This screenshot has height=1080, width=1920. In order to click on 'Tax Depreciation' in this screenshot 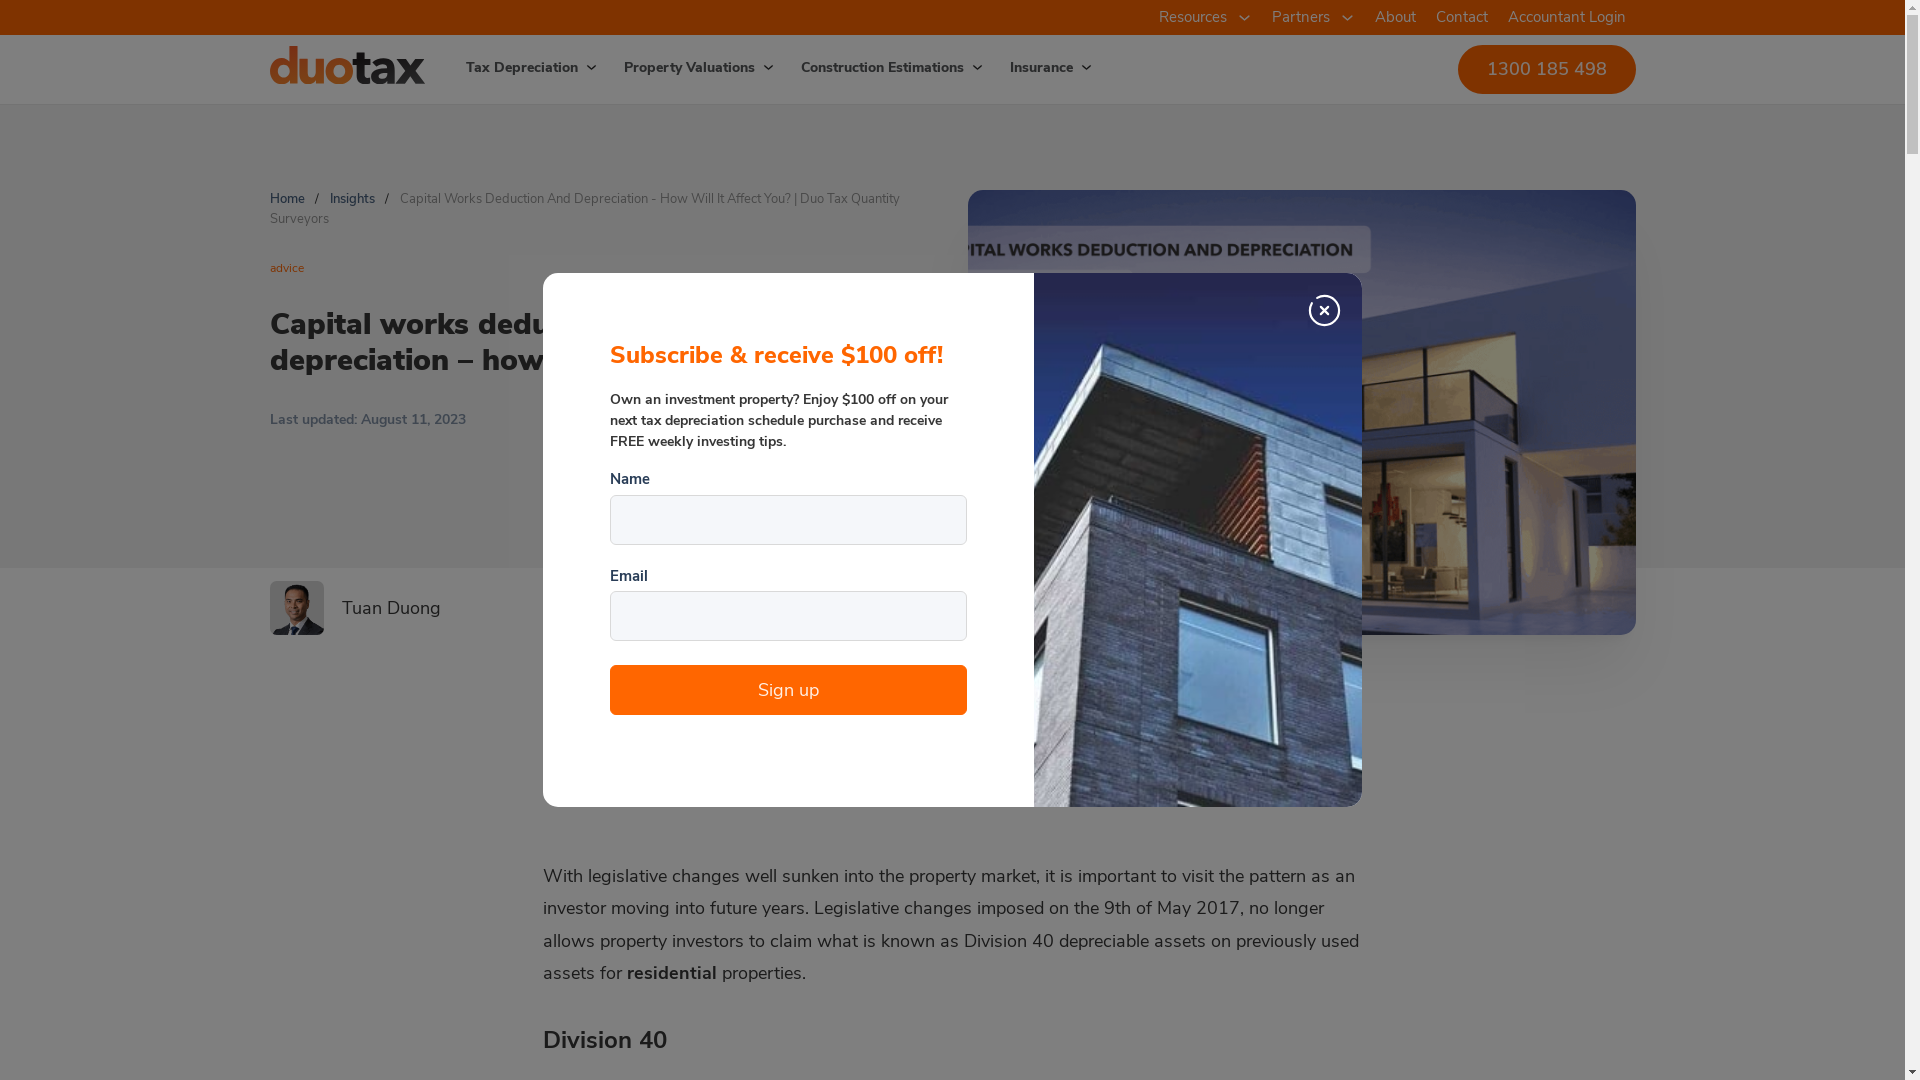, I will do `click(439, 66)`.